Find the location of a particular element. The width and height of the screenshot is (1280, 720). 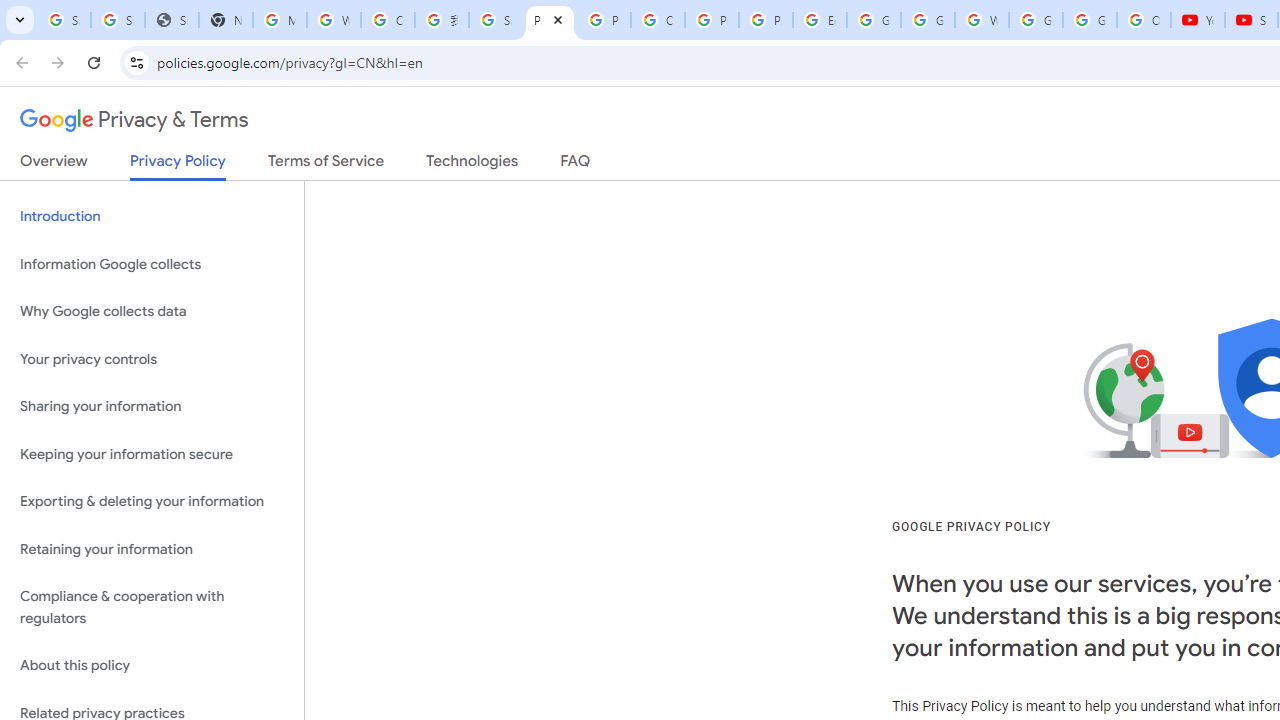

'Sharing your information' is located at coordinates (151, 406).